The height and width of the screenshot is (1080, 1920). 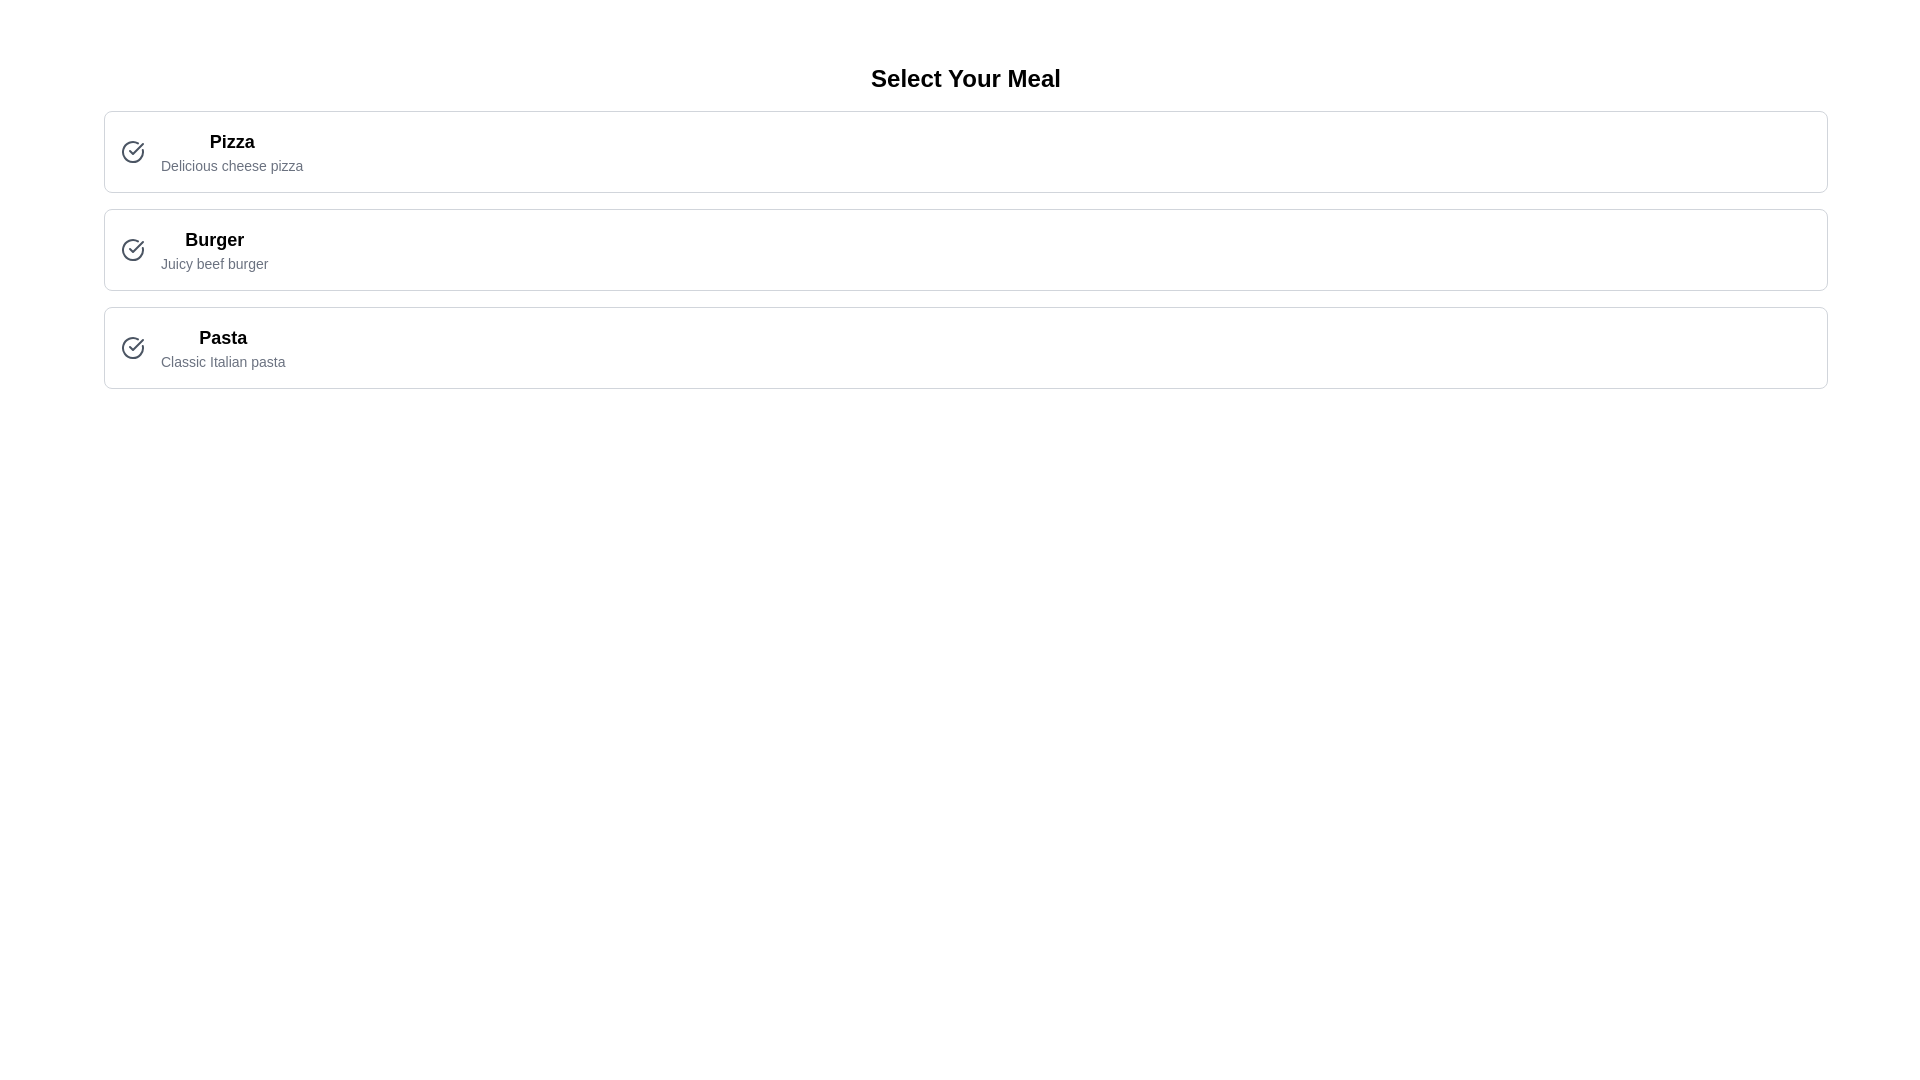 I want to click on text from the Text Label element that contains 'Delicious cheese pizza', which is positioned below the title 'Pizza' in the meal selection list, so click(x=232, y=164).